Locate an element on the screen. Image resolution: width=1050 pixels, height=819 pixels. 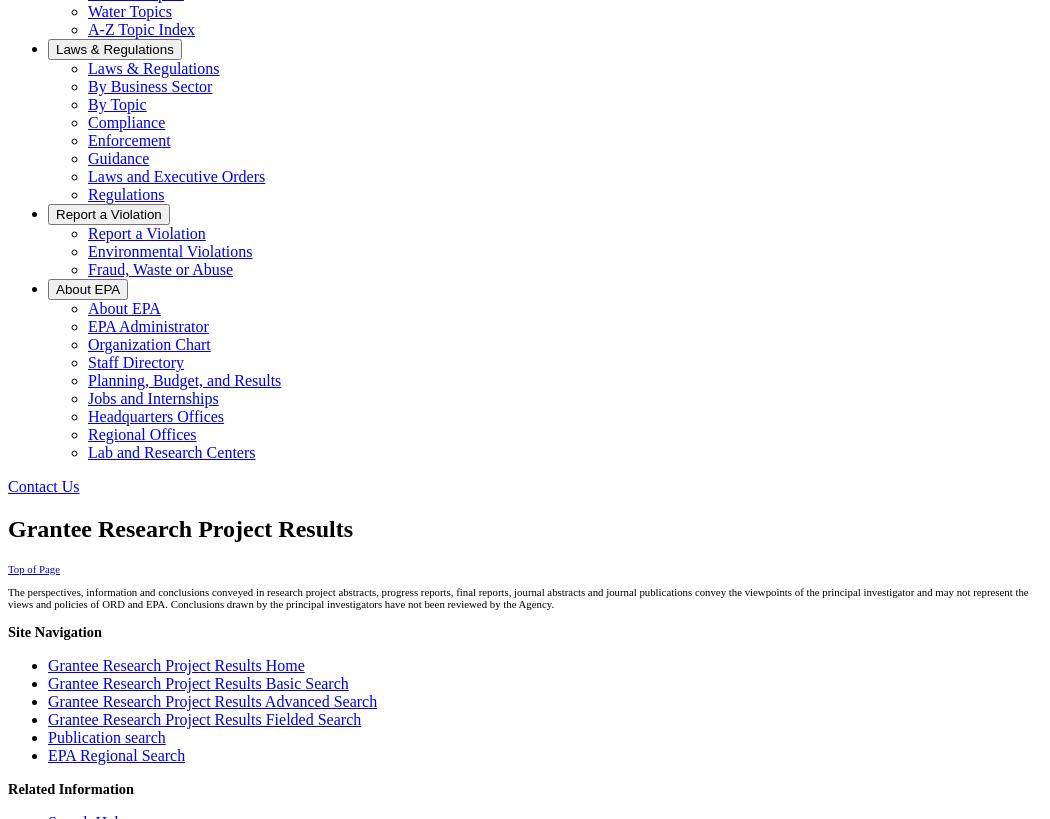
'Headquarters Offices' is located at coordinates (87, 416).